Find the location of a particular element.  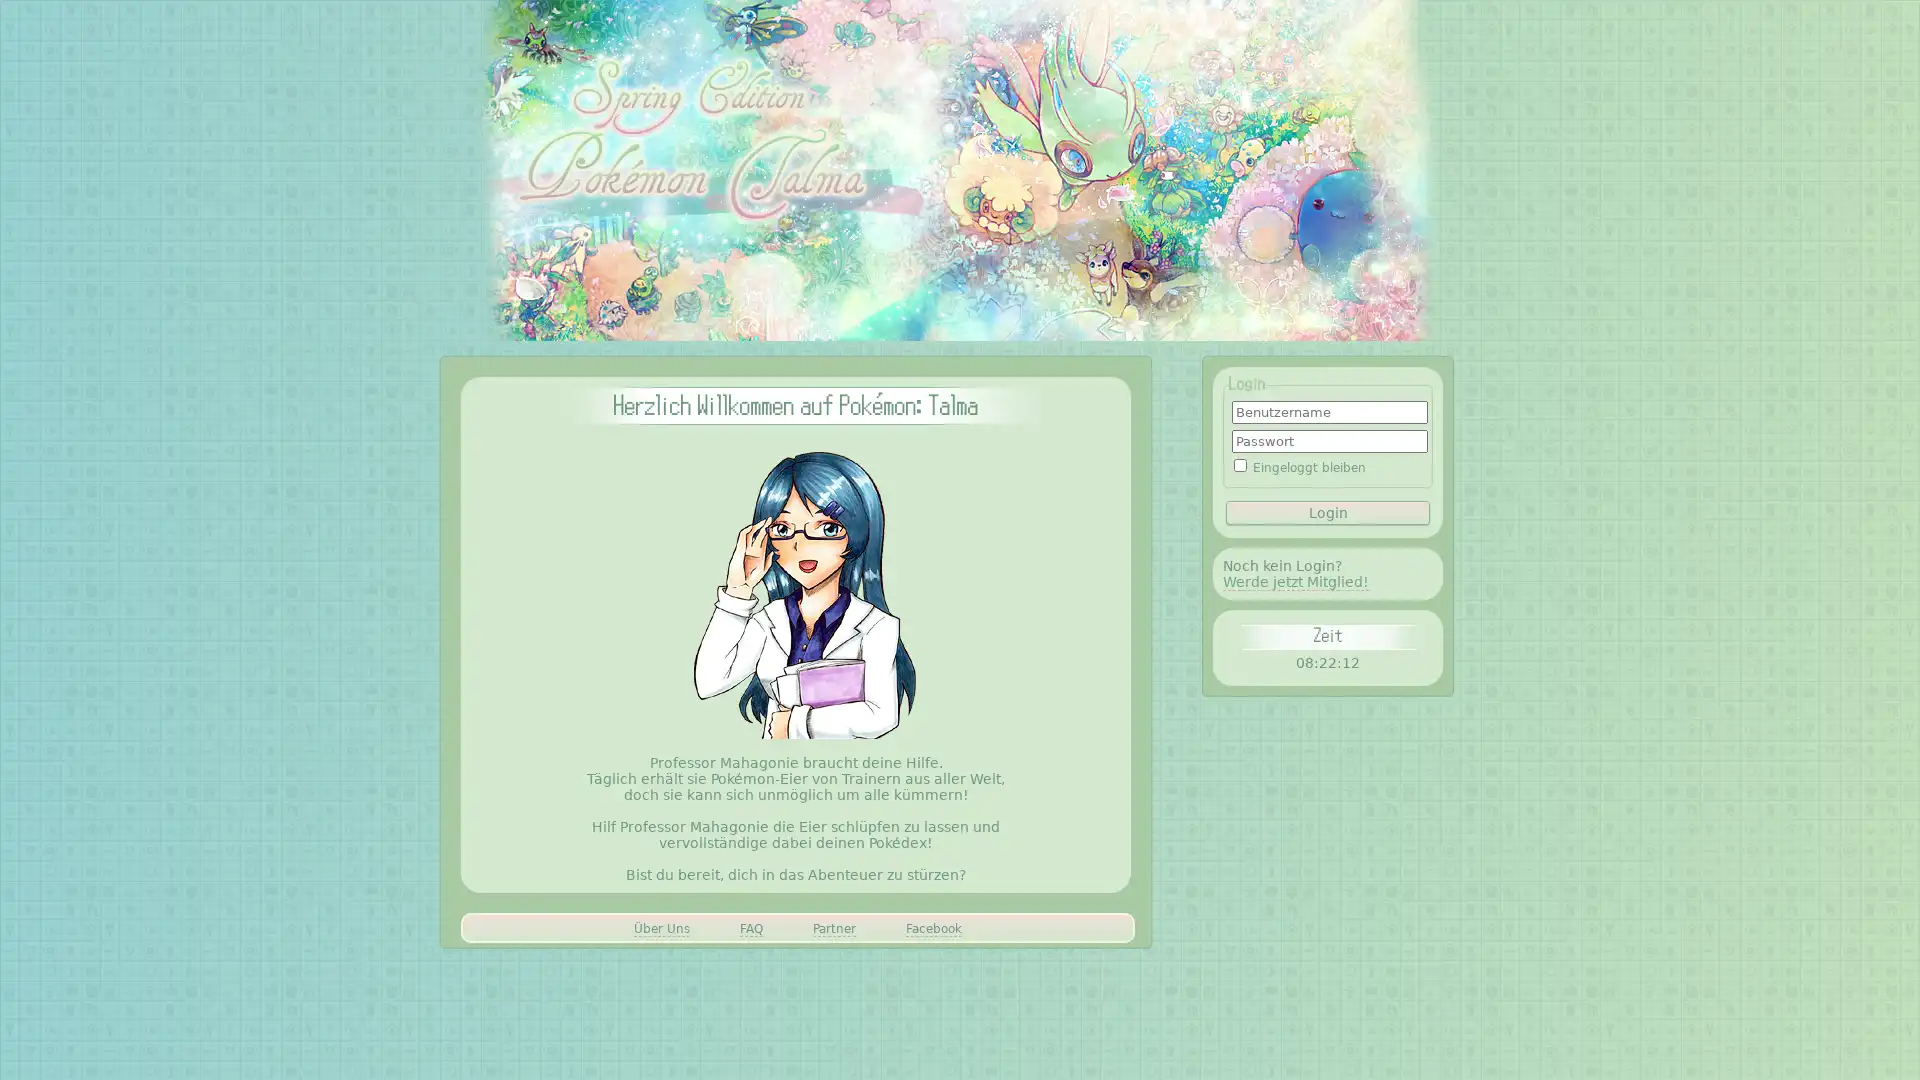

Login is located at coordinates (1328, 511).